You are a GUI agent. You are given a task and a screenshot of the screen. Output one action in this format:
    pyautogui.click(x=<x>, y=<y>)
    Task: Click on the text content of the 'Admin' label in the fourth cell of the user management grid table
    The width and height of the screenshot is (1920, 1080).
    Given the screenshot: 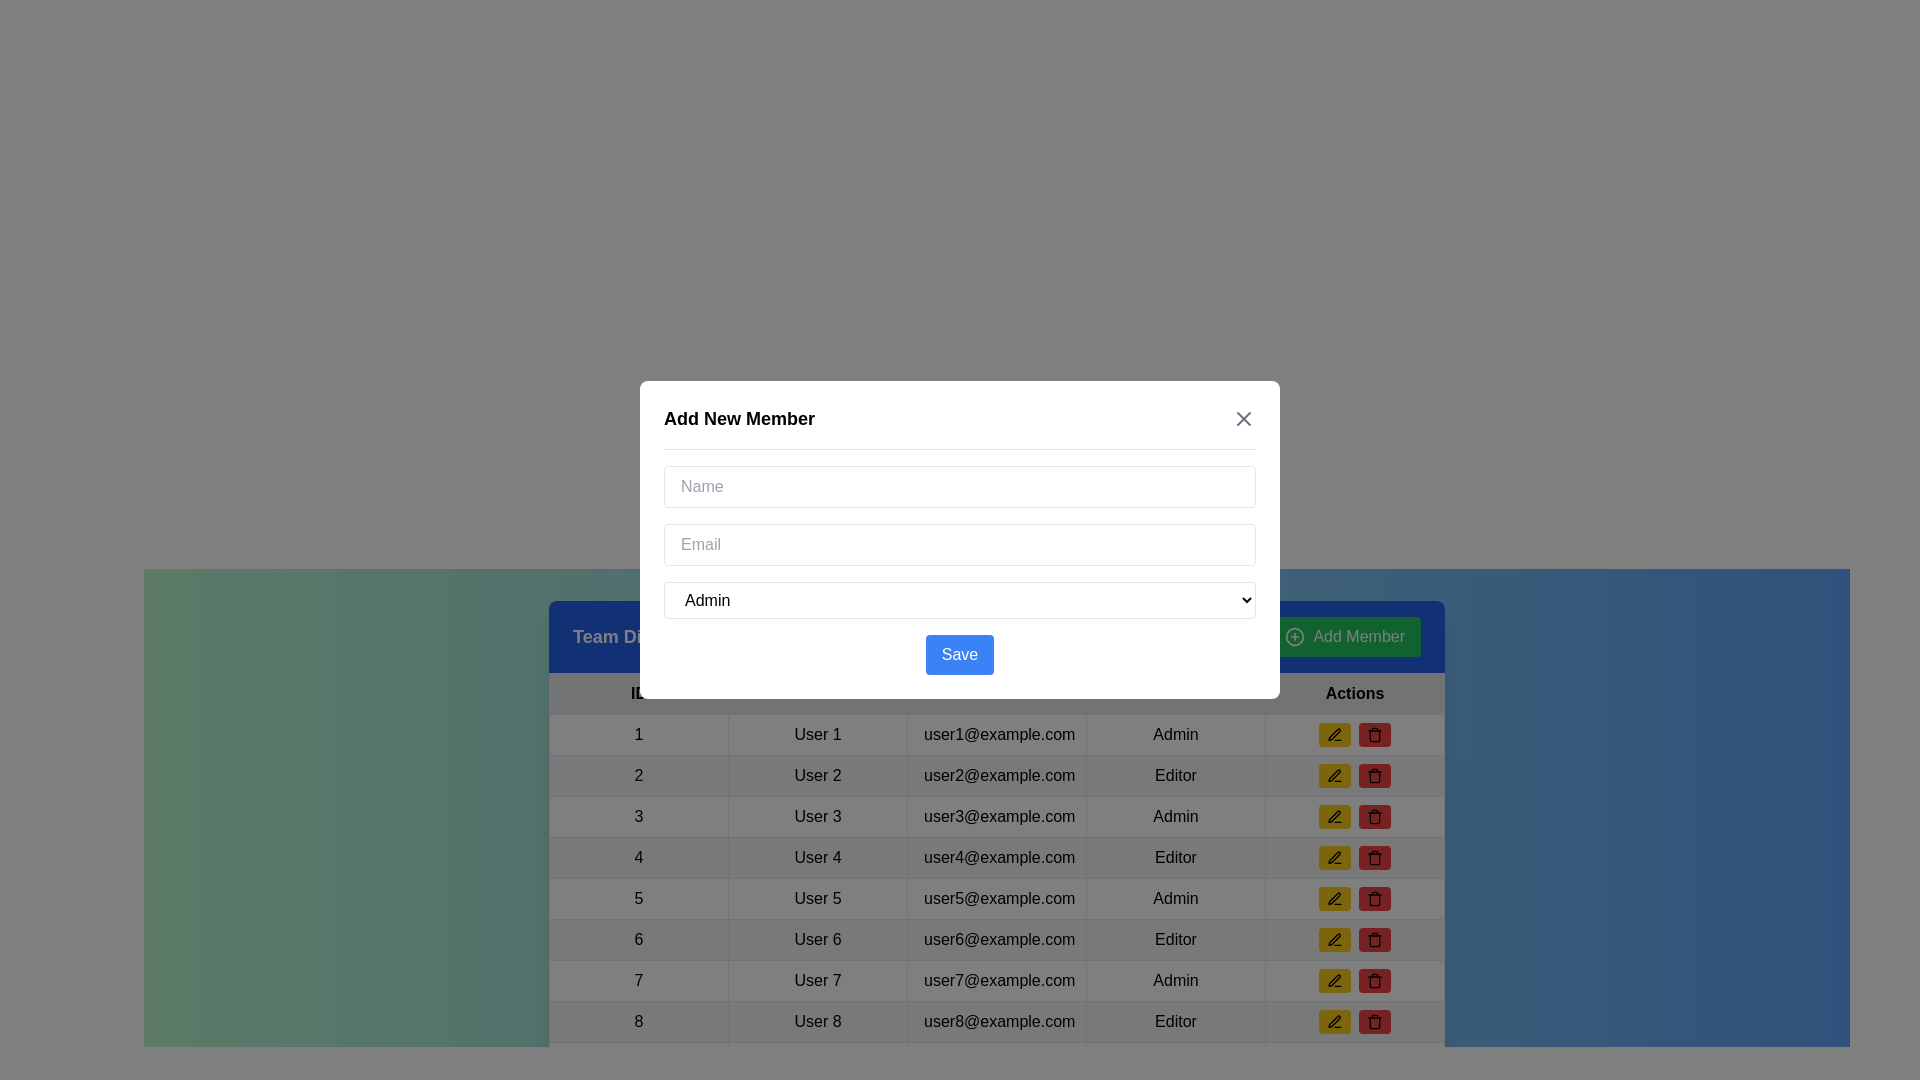 What is the action you would take?
    pyautogui.click(x=1176, y=897)
    